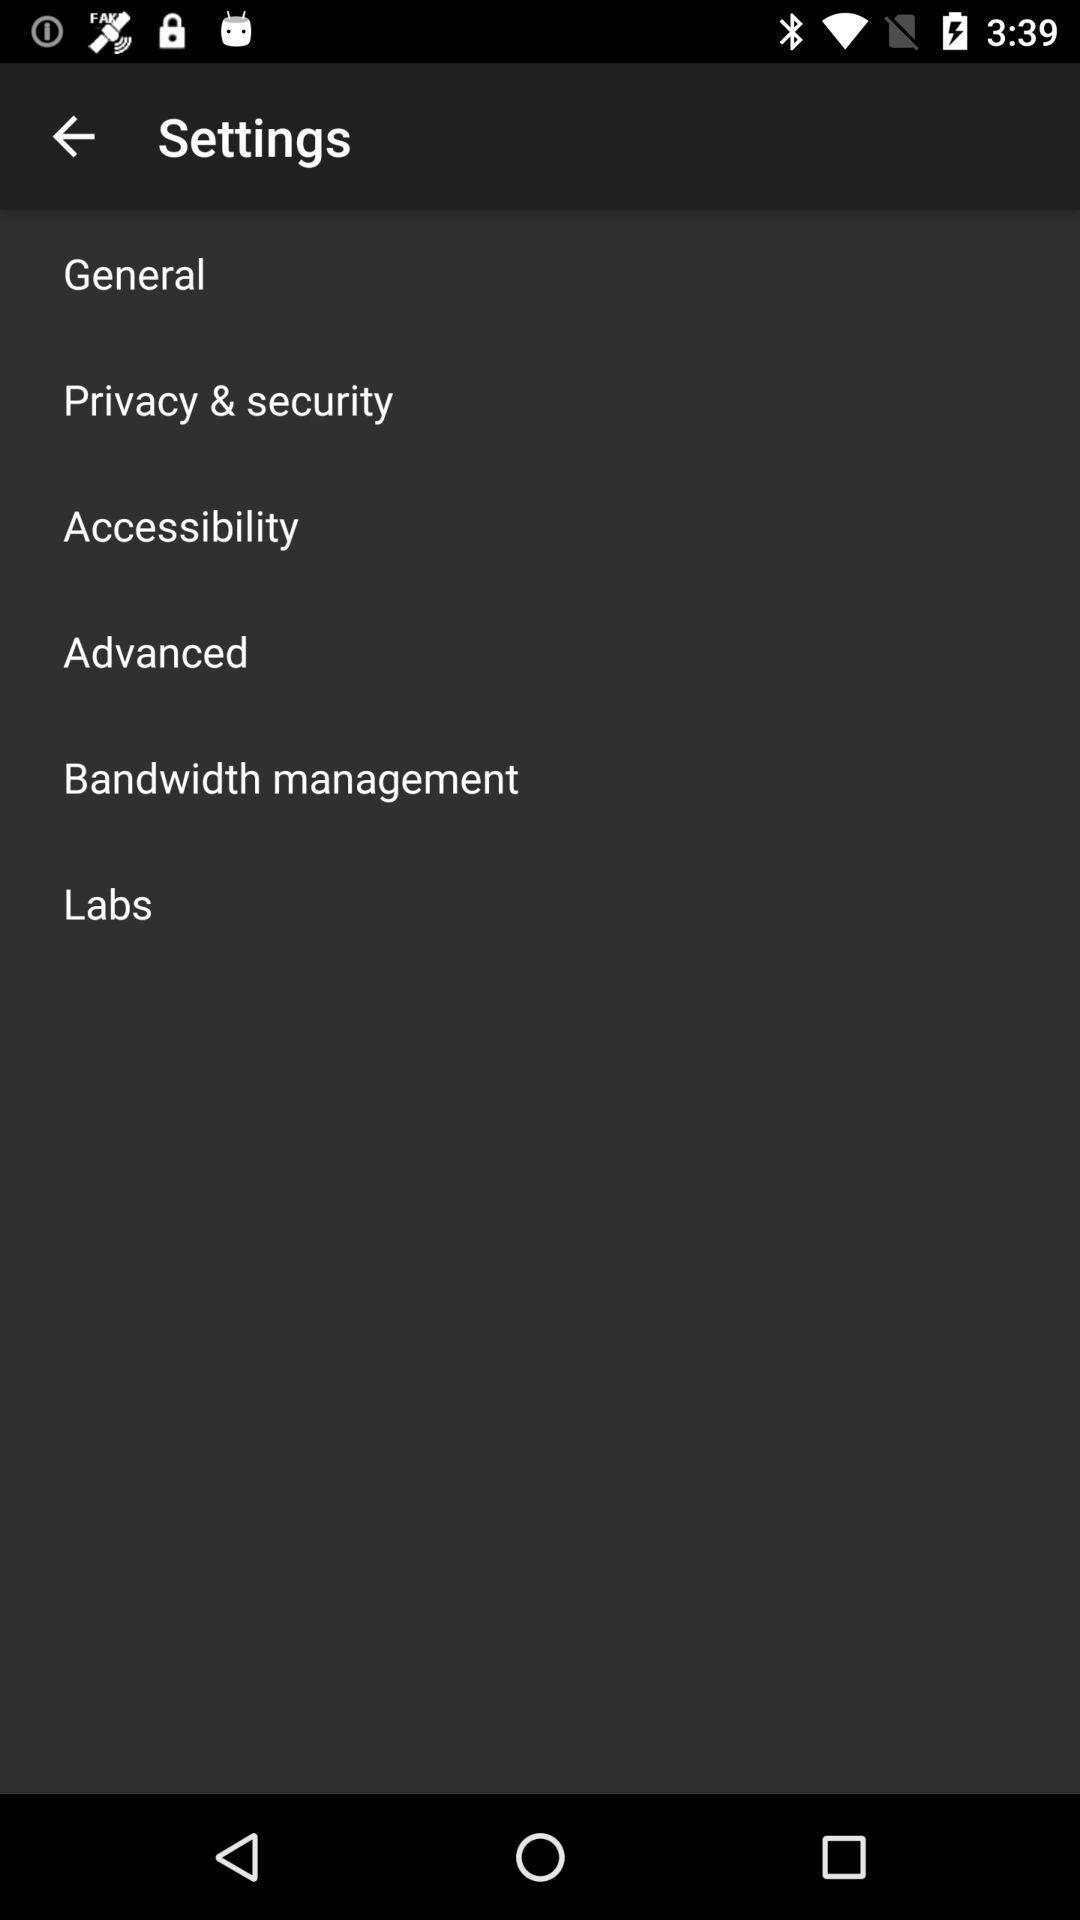  I want to click on the accessibility item, so click(181, 524).